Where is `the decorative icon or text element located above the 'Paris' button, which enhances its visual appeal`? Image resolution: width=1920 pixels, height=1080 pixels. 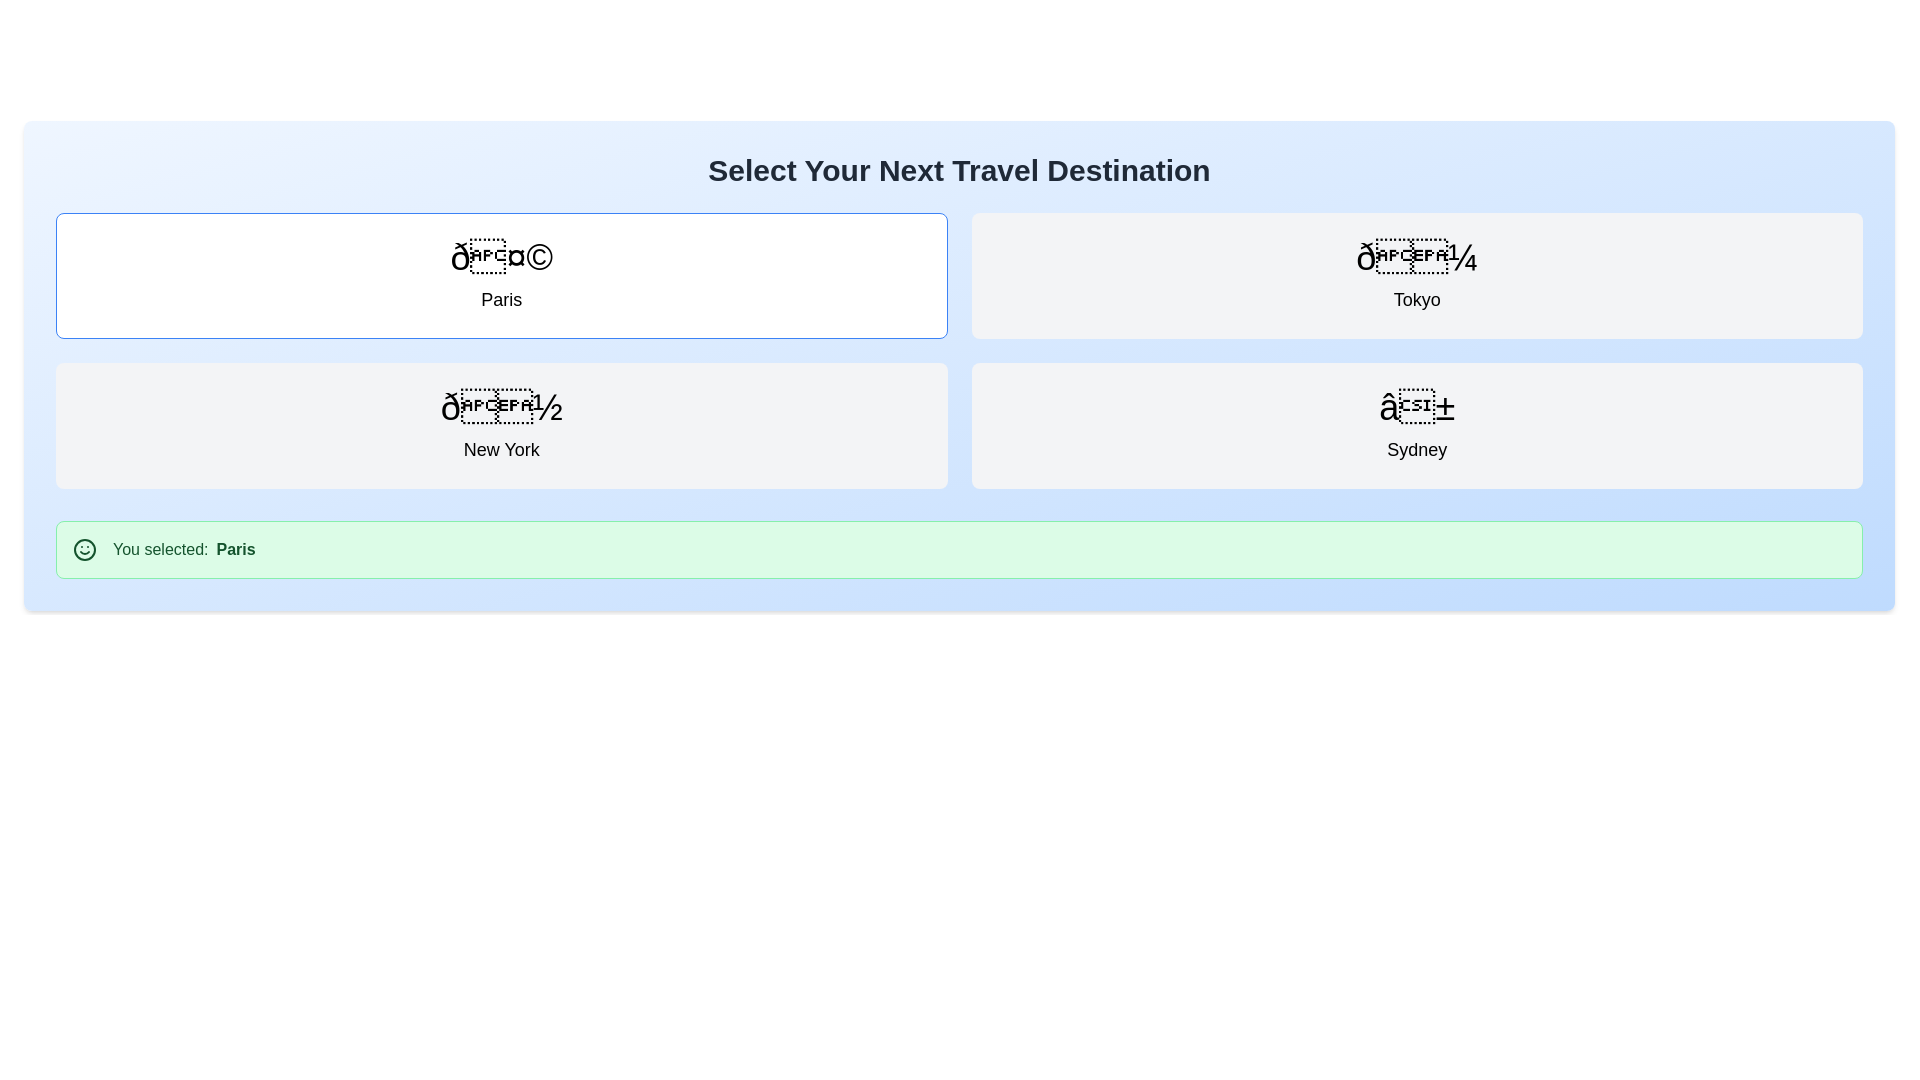 the decorative icon or text element located above the 'Paris' button, which enhances its visual appeal is located at coordinates (501, 257).